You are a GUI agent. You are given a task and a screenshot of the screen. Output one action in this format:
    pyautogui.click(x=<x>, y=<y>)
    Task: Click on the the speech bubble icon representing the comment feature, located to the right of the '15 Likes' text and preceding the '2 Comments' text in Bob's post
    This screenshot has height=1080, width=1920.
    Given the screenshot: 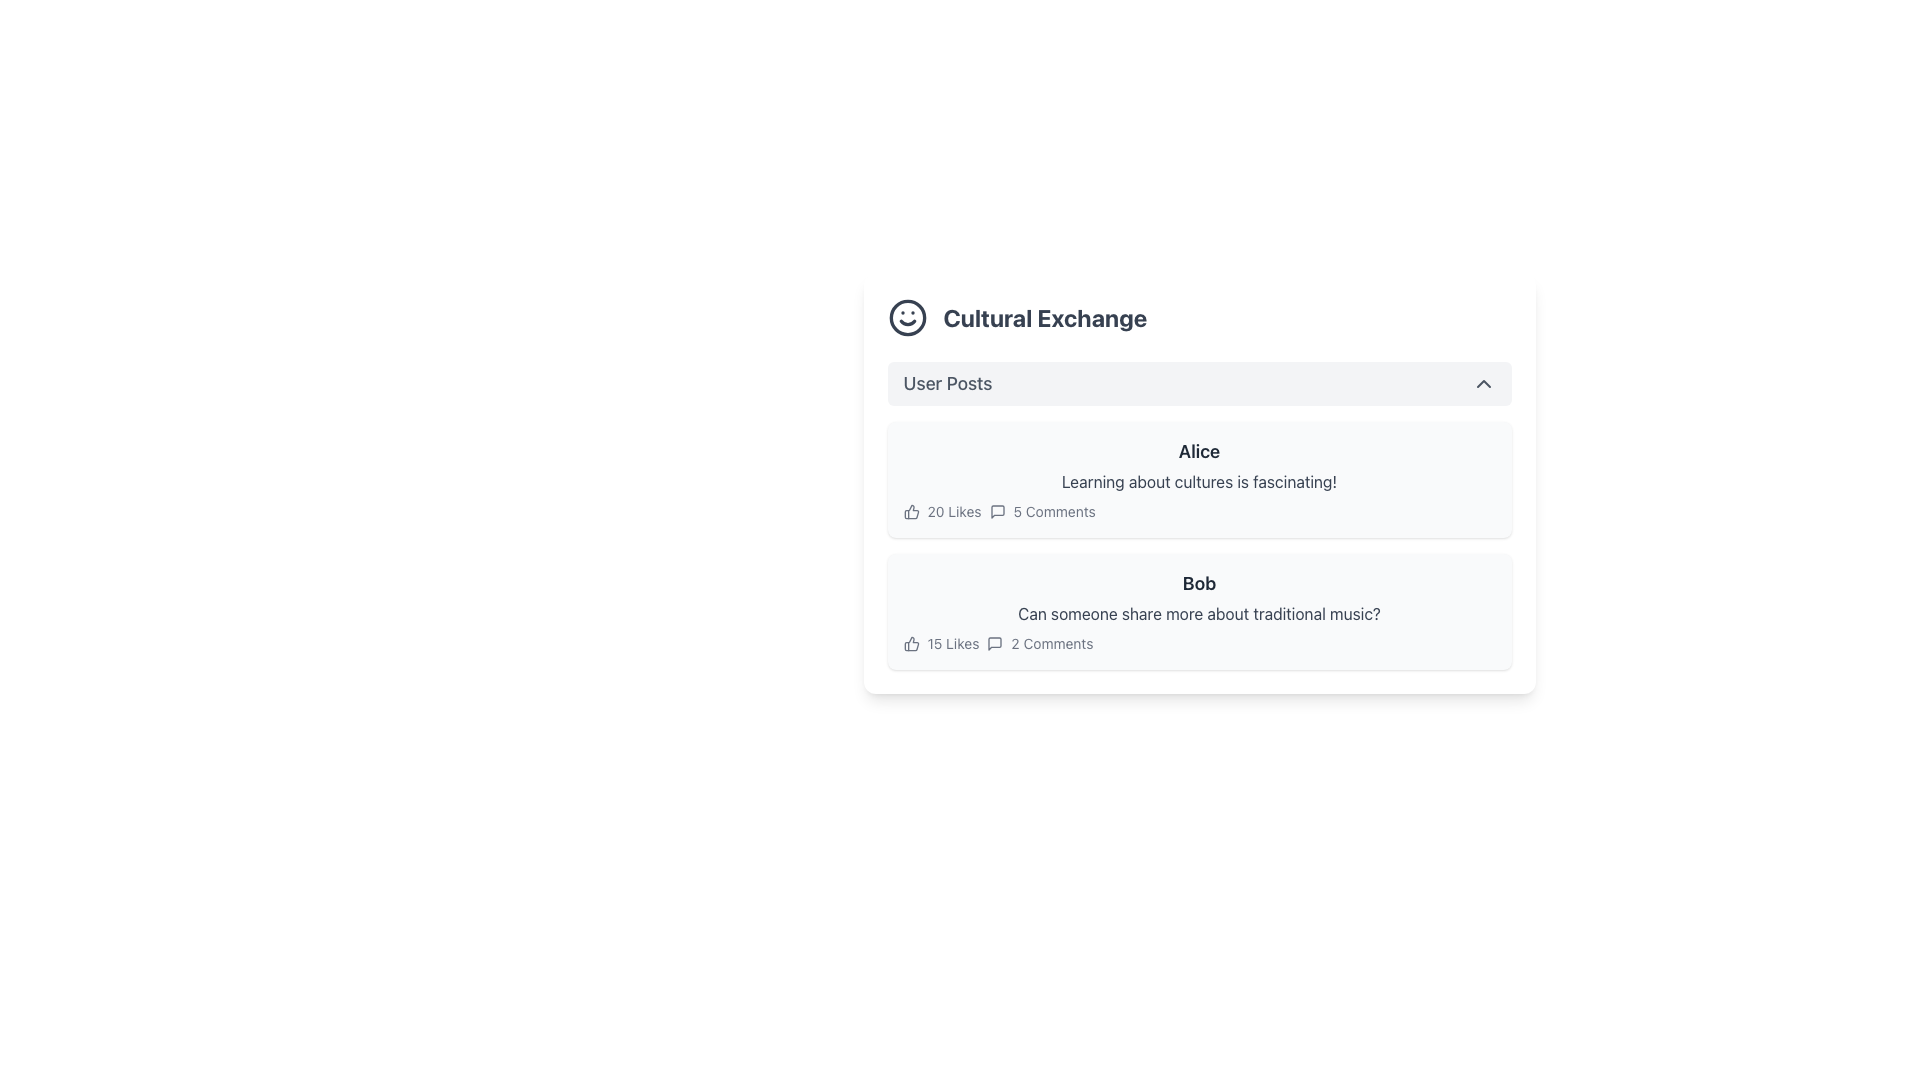 What is the action you would take?
    pyautogui.click(x=995, y=644)
    